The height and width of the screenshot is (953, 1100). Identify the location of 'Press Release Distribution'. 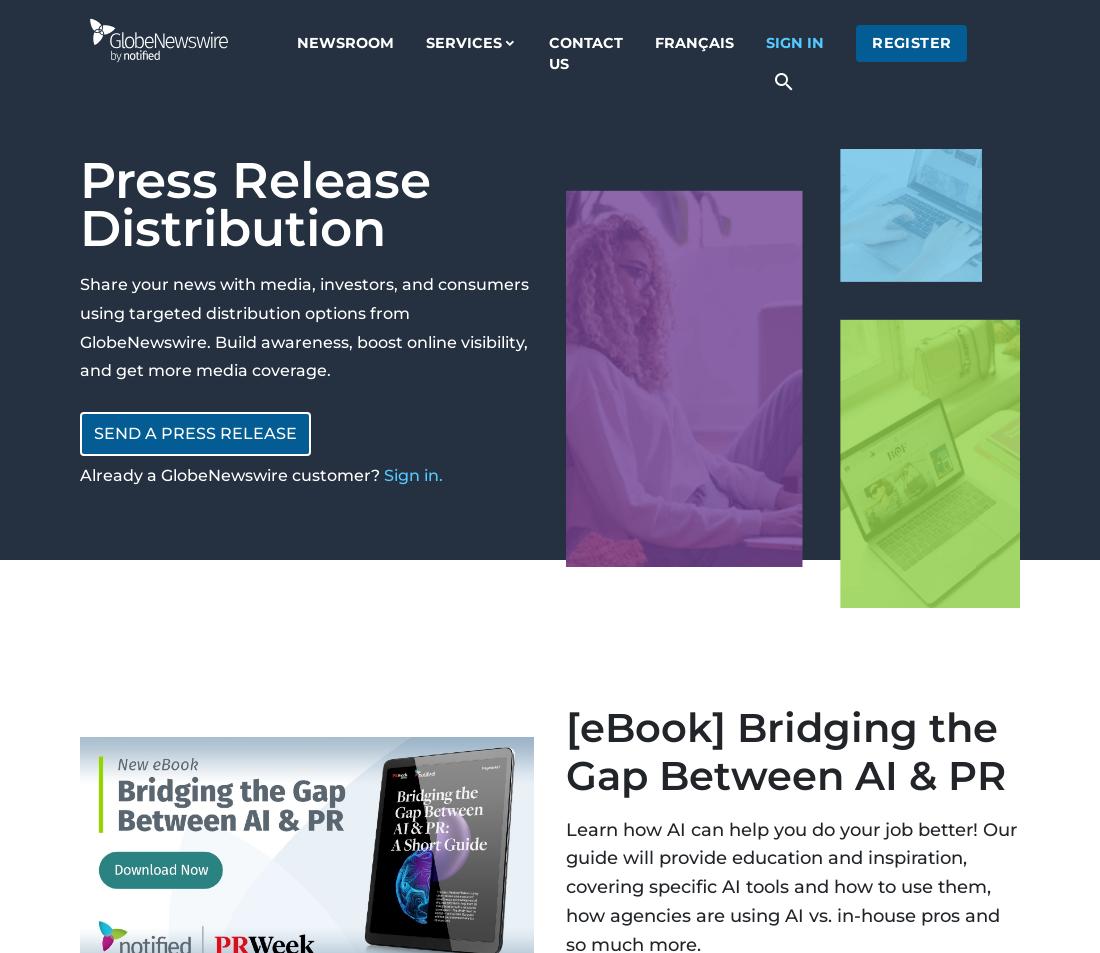
(255, 203).